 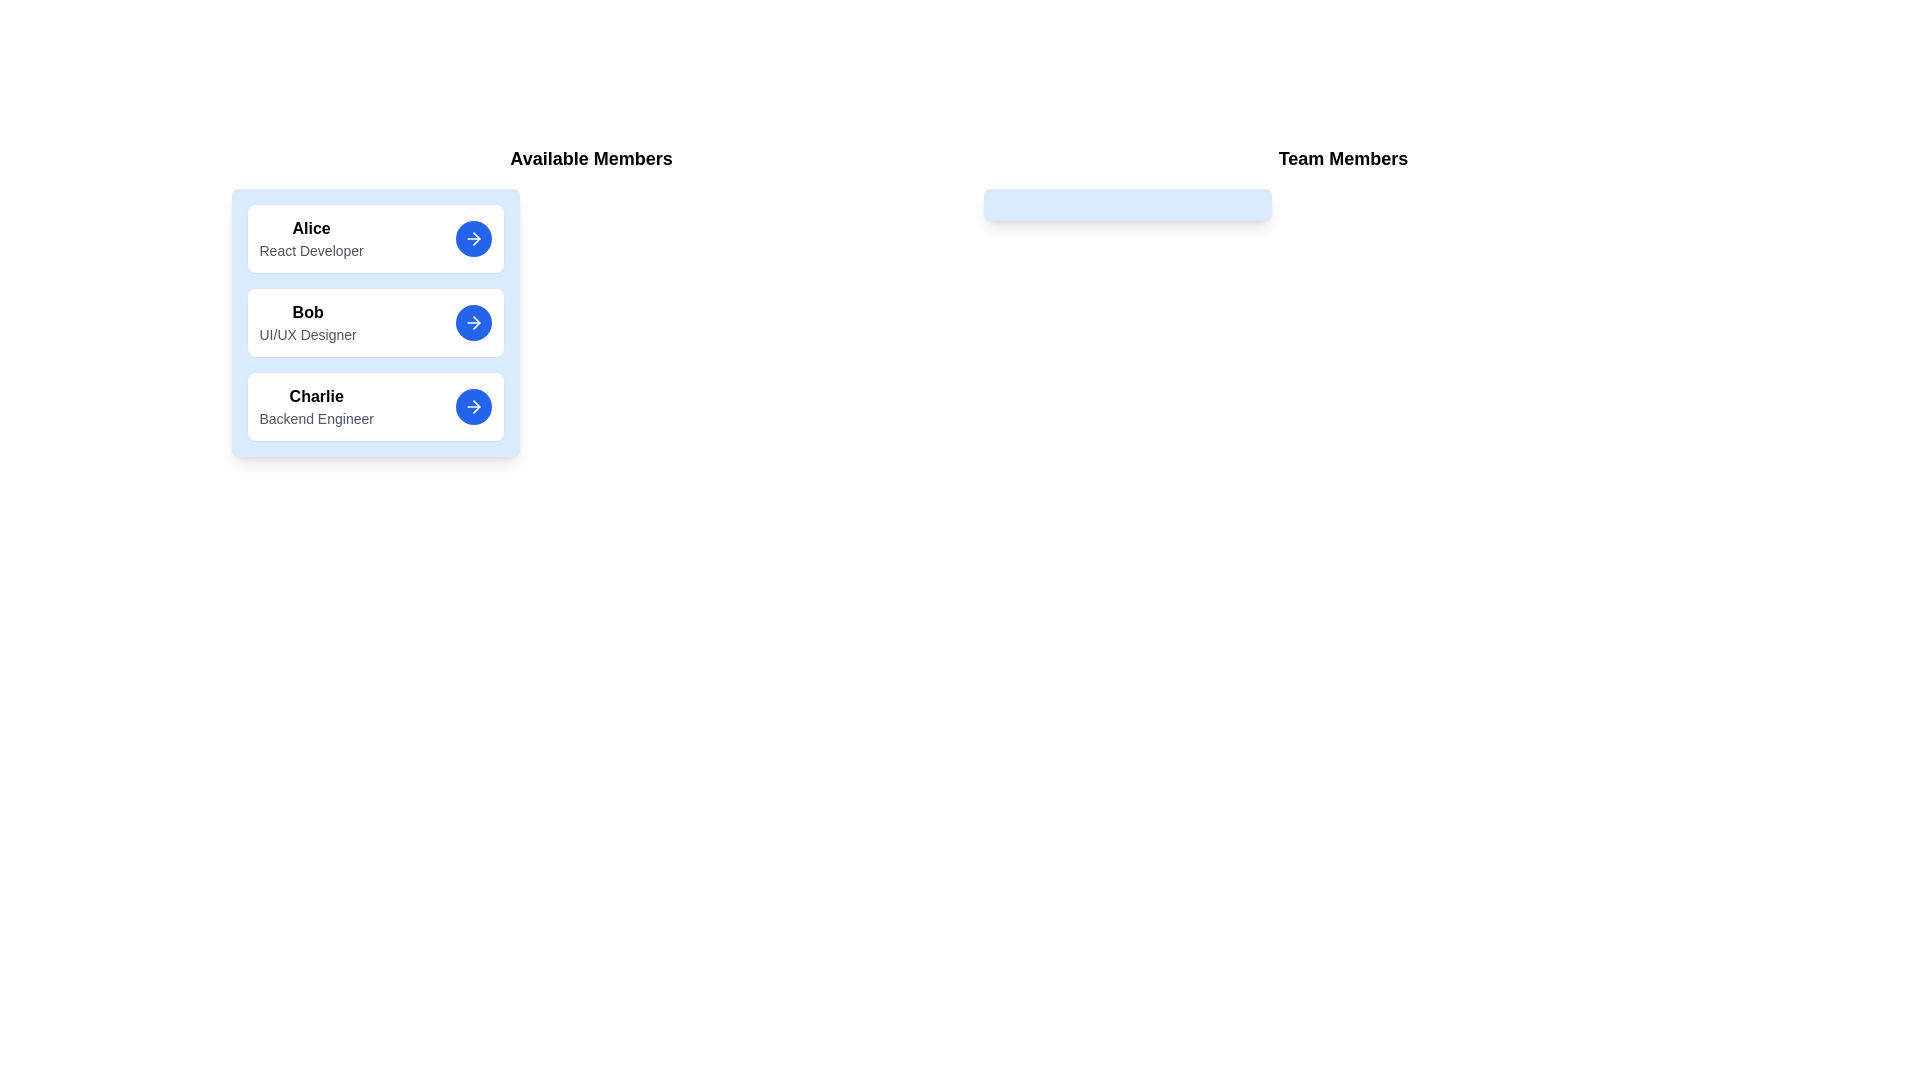 What do you see at coordinates (472, 406) in the screenshot?
I see `arrow button next to Charlie to move them to the team` at bounding box center [472, 406].